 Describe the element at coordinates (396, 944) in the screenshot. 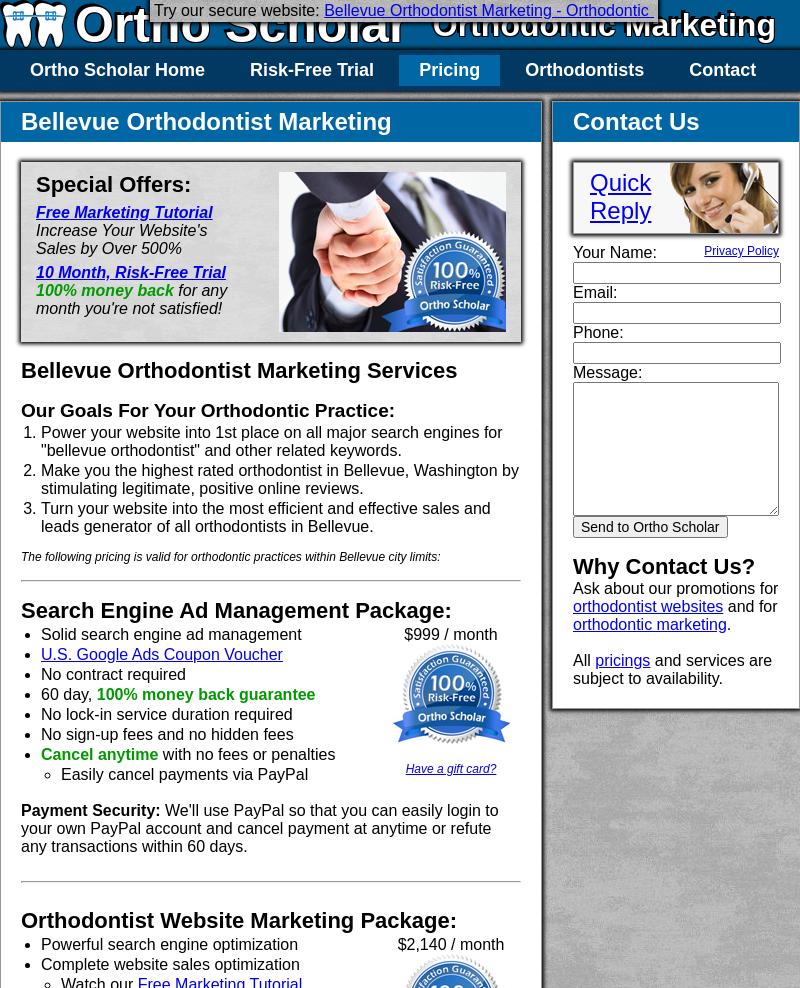

I see `'$2,140 / month'` at that location.